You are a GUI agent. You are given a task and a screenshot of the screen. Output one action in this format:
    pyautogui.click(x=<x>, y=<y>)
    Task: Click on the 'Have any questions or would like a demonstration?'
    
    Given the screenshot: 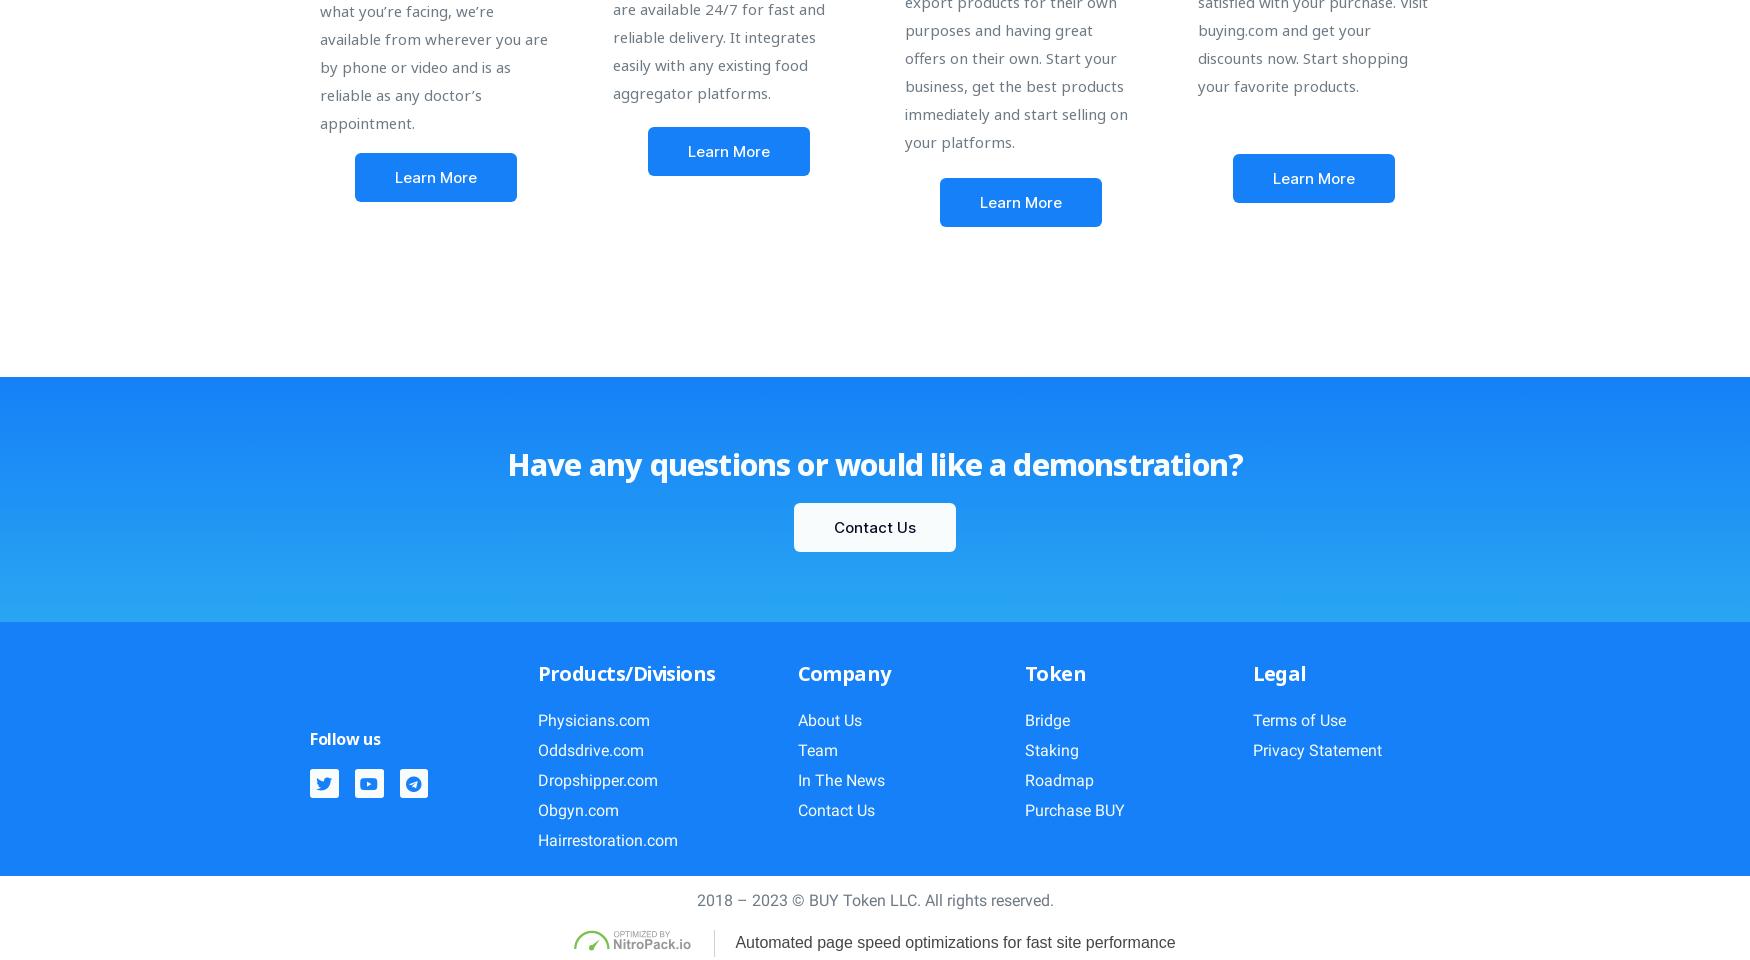 What is the action you would take?
    pyautogui.click(x=874, y=464)
    